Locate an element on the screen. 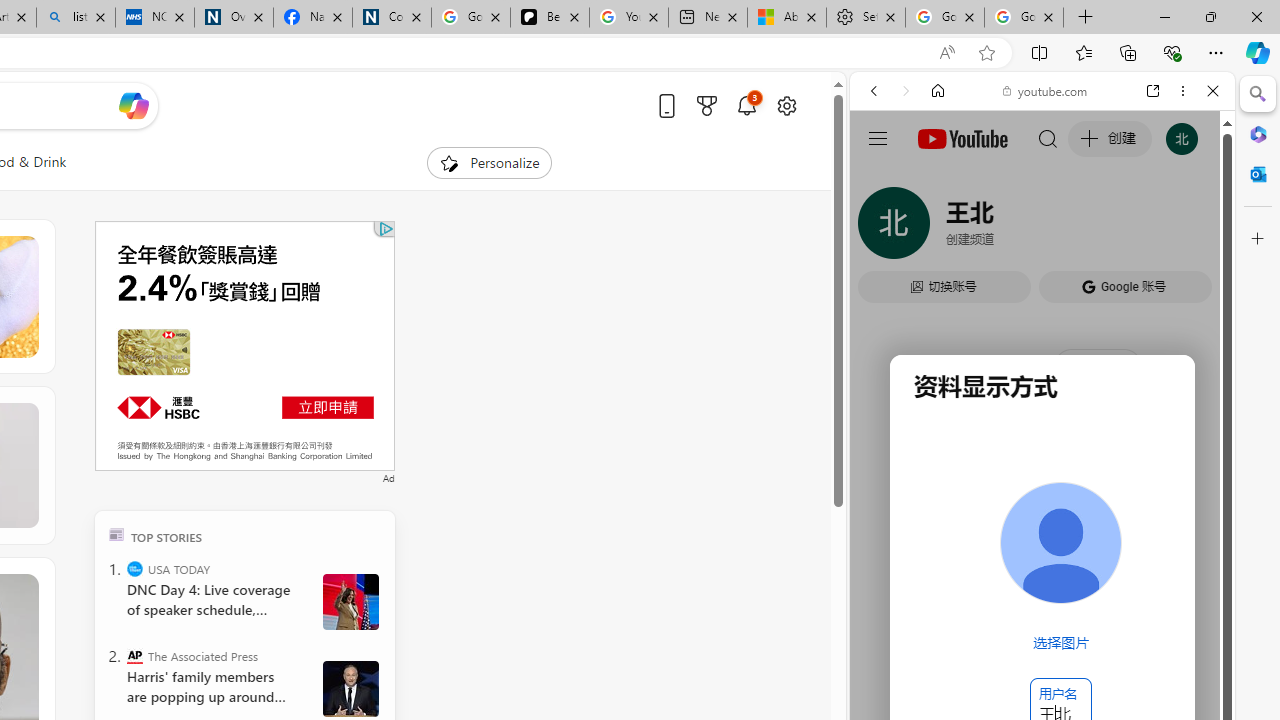 The height and width of the screenshot is (720, 1280). '#you' is located at coordinates (1041, 445).